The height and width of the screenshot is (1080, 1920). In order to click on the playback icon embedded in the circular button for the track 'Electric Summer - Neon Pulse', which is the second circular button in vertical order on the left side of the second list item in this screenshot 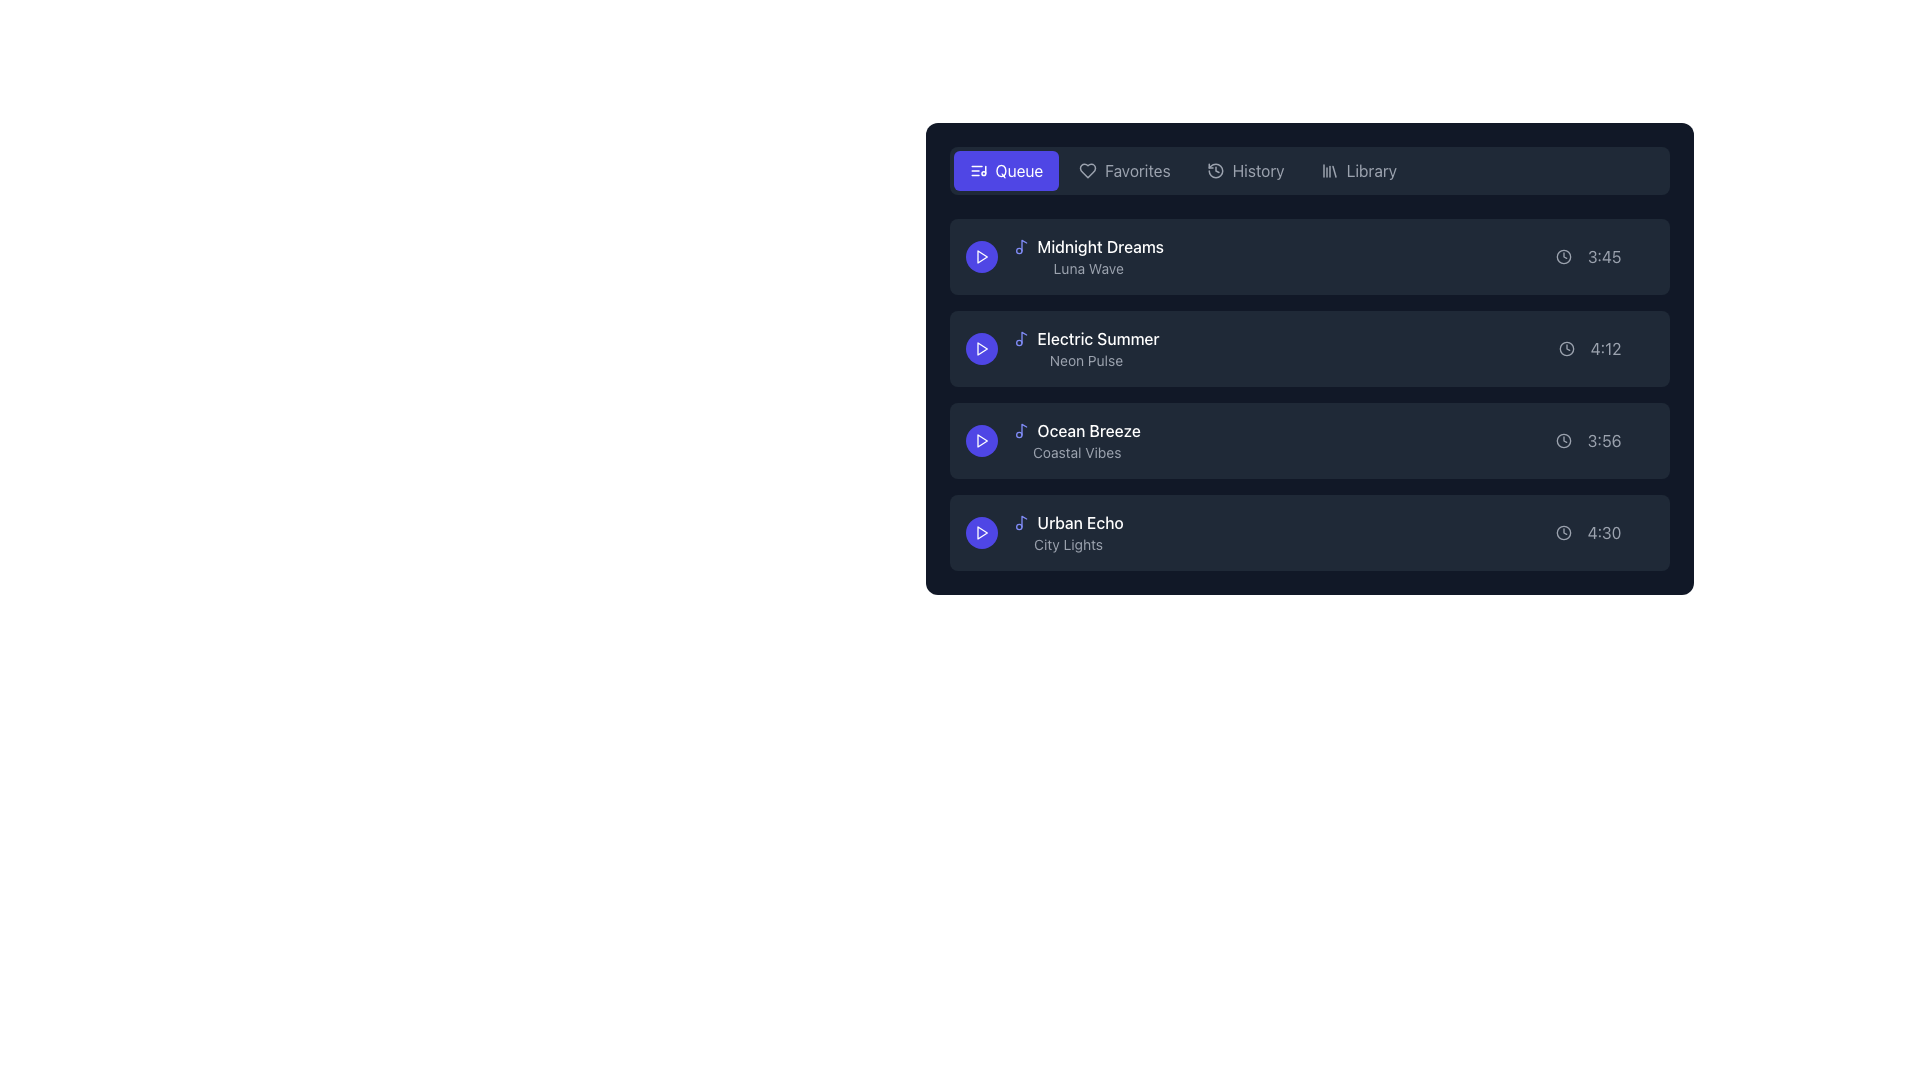, I will do `click(981, 347)`.